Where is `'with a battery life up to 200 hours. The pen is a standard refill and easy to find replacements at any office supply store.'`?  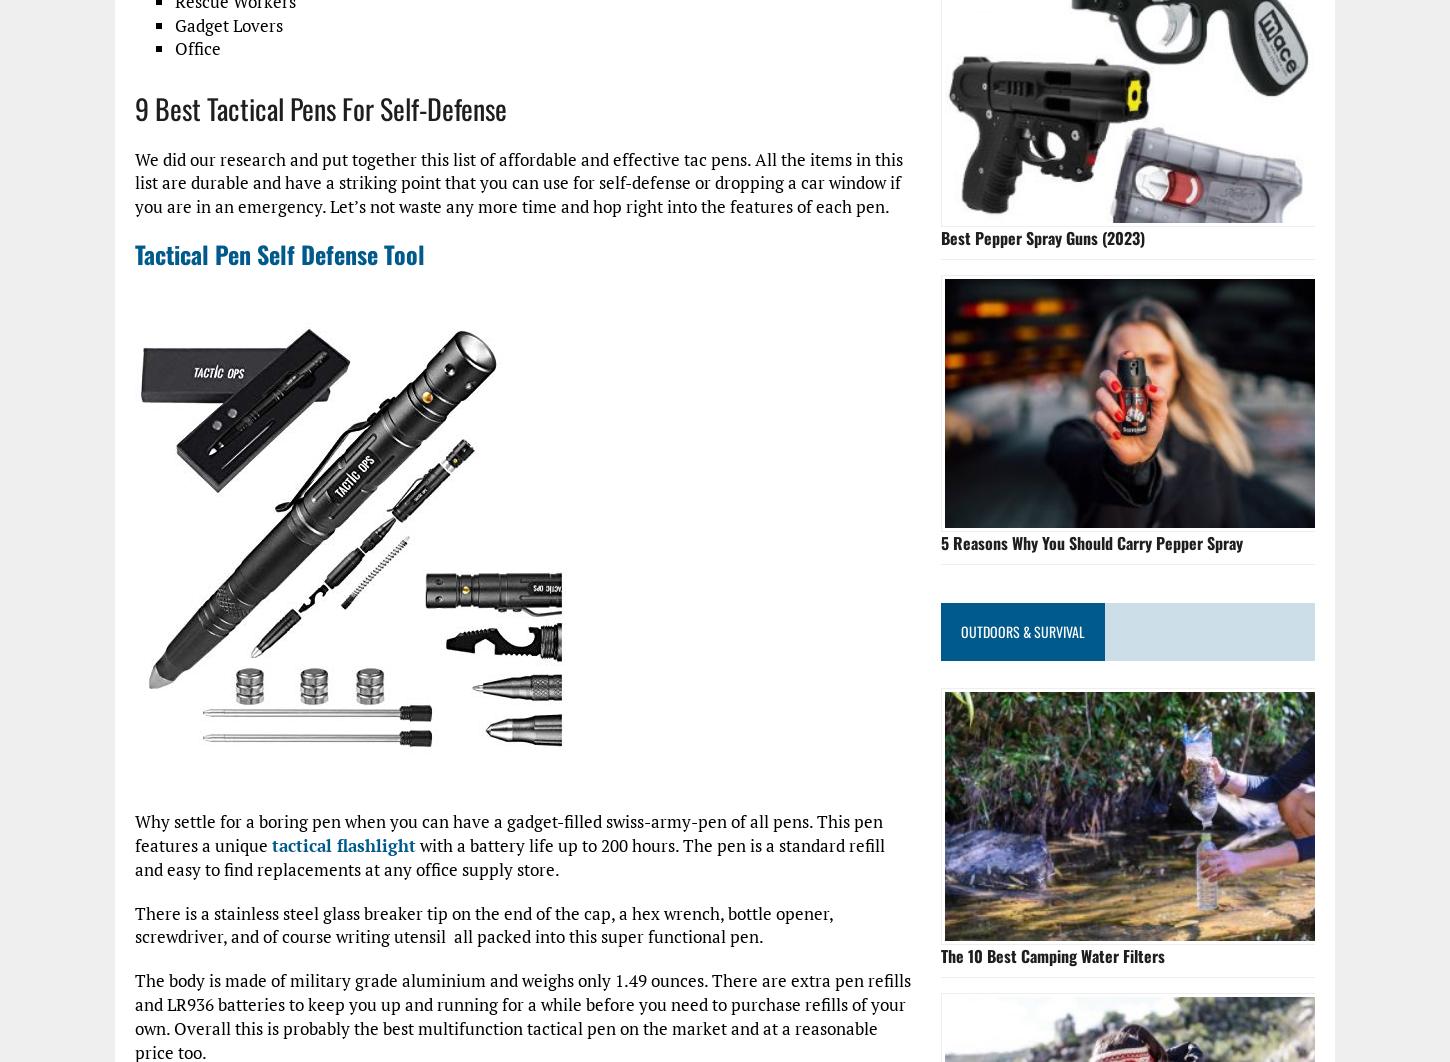
'with a battery life up to 200 hours. The pen is a standard refill and easy to find replacements at any office supply store.' is located at coordinates (509, 856).